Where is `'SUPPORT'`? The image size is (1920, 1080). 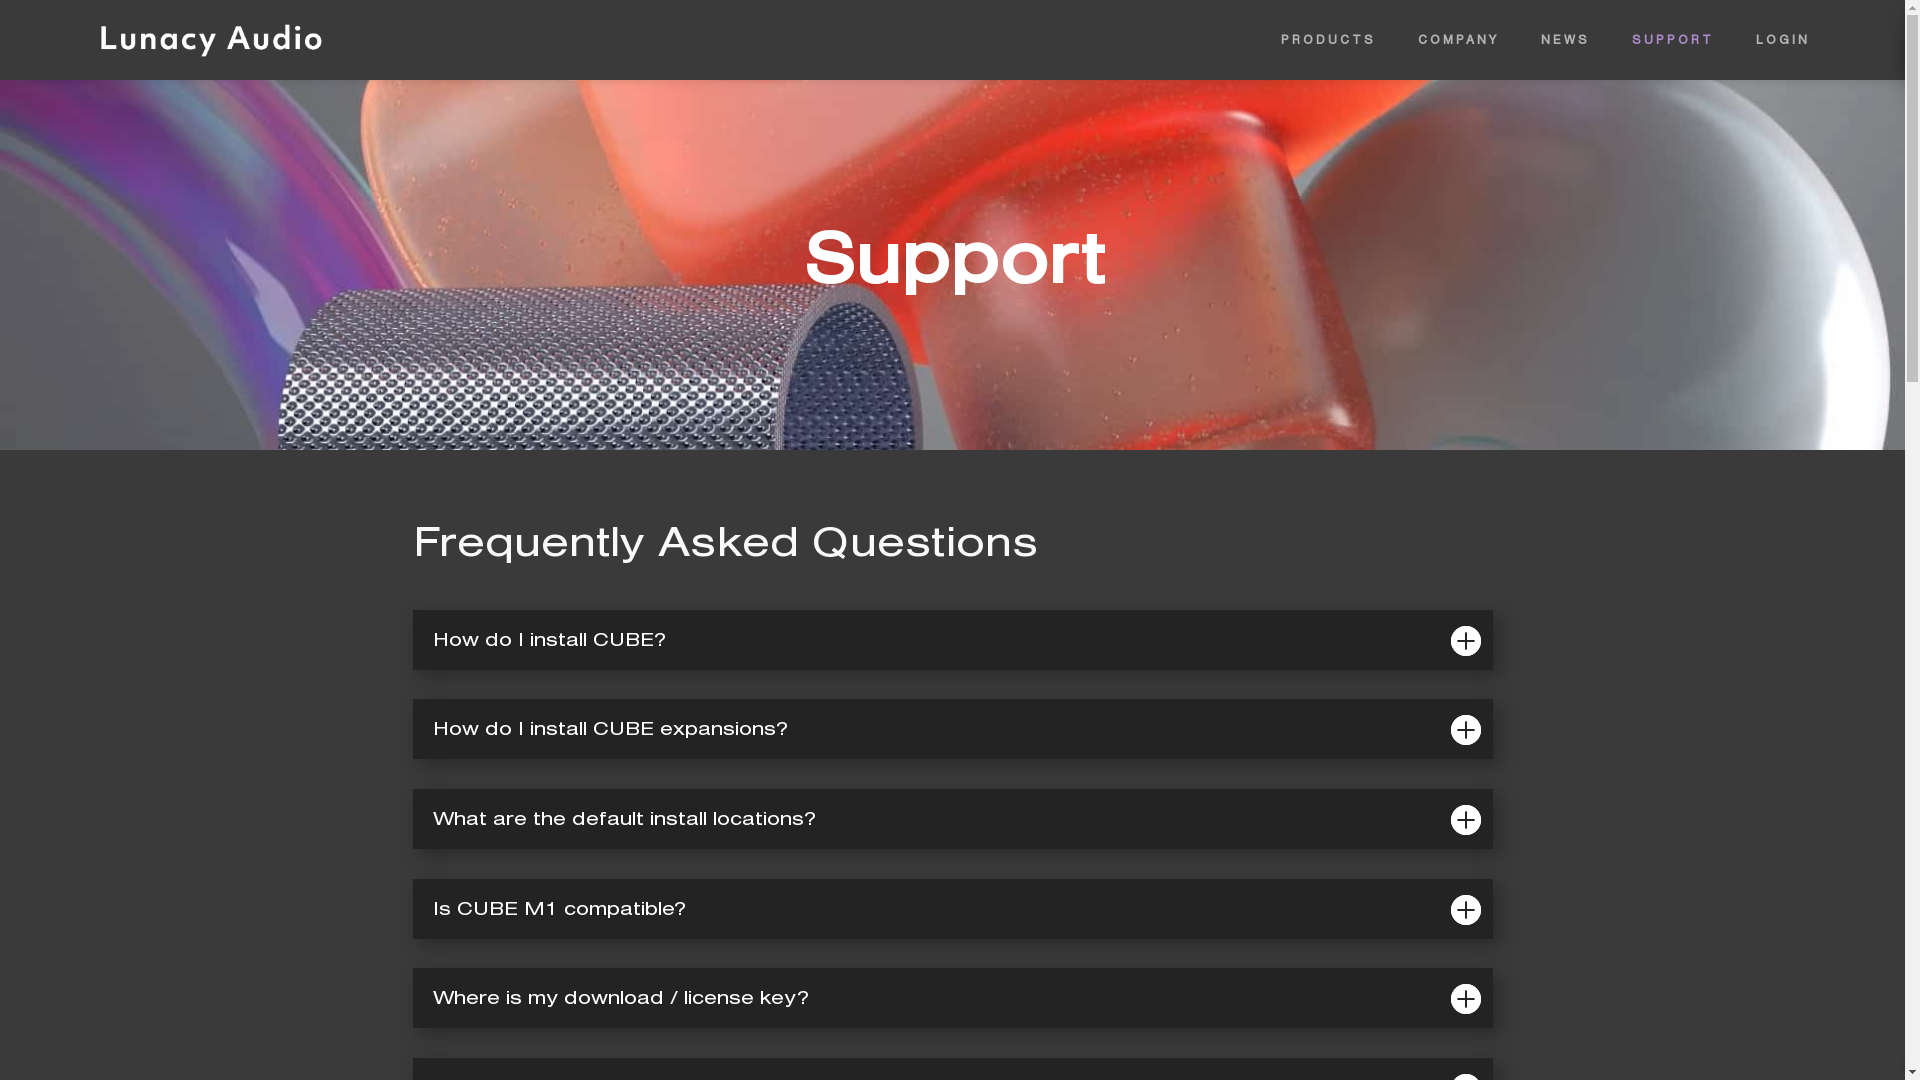
'SUPPORT' is located at coordinates (1673, 39).